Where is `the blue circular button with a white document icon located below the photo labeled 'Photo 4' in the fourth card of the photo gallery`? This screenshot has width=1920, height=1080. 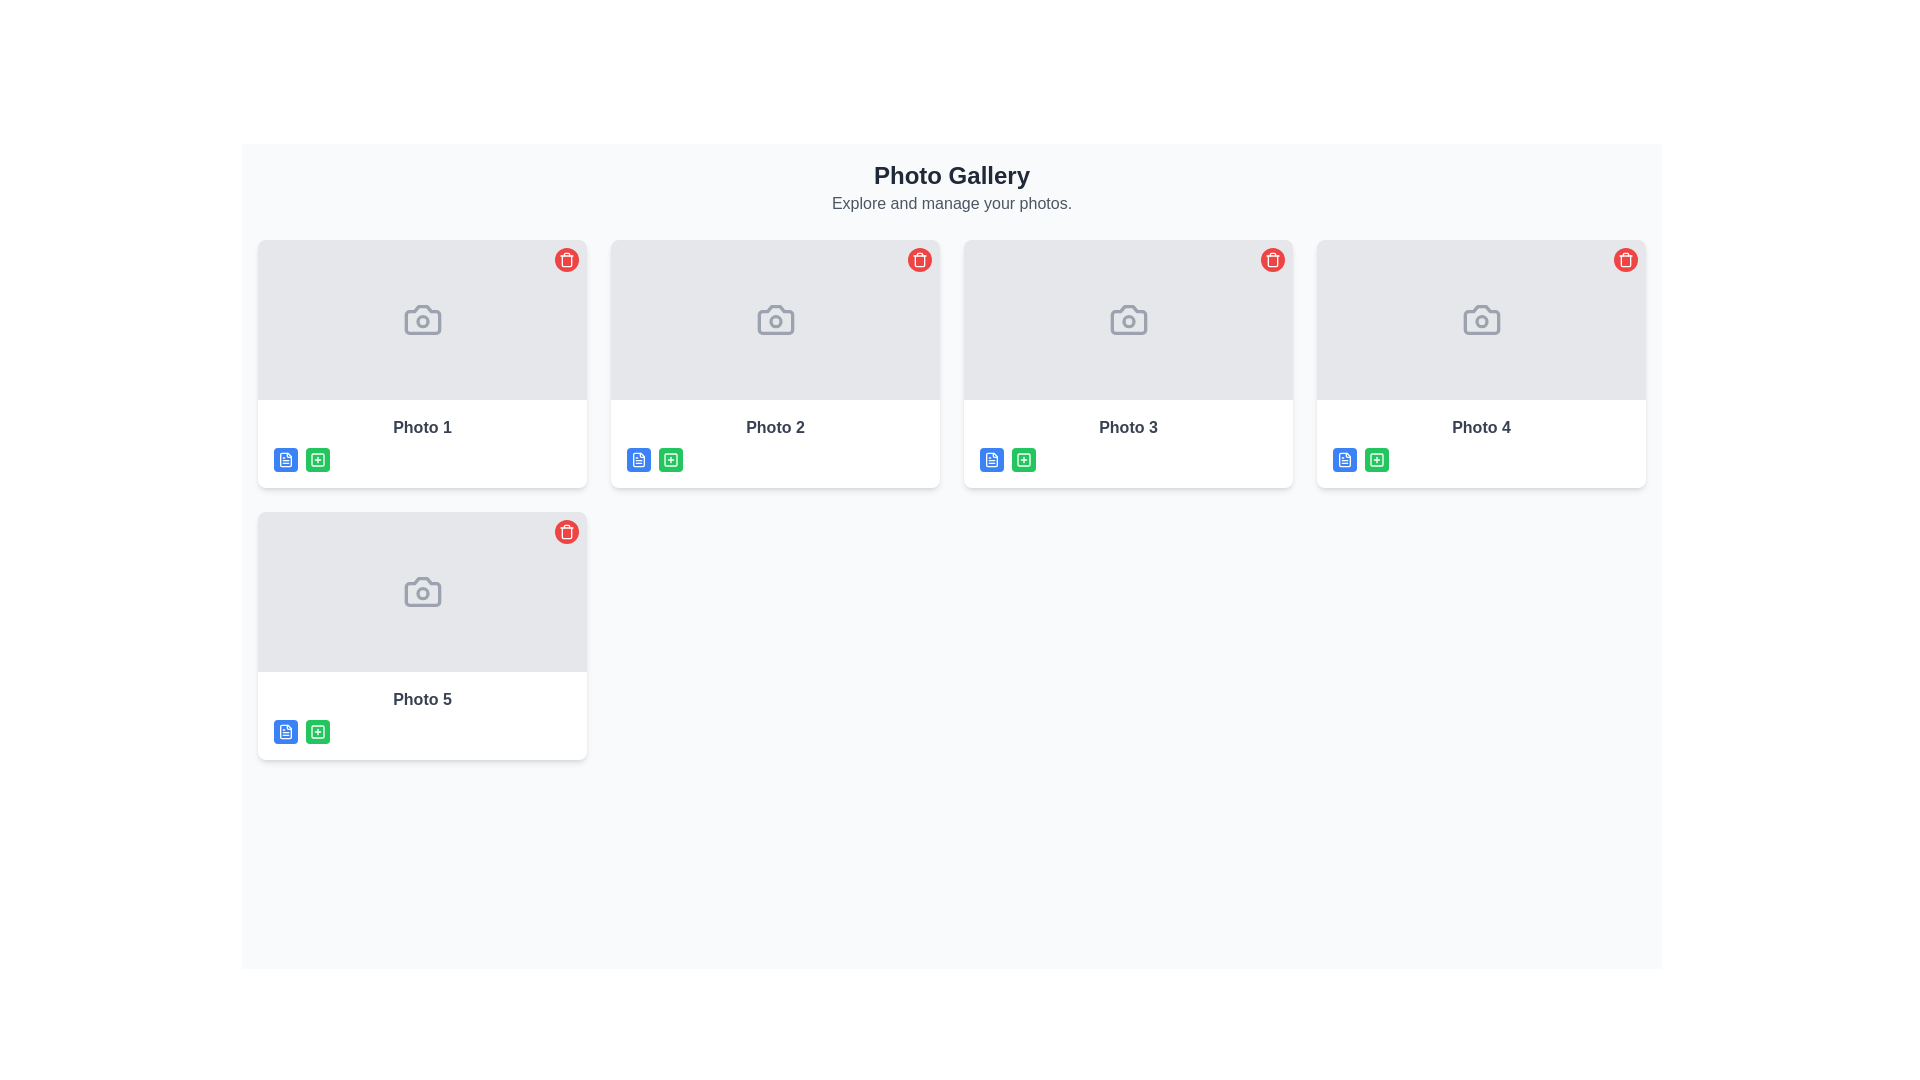 the blue circular button with a white document icon located below the photo labeled 'Photo 4' in the fourth card of the photo gallery is located at coordinates (1344, 459).